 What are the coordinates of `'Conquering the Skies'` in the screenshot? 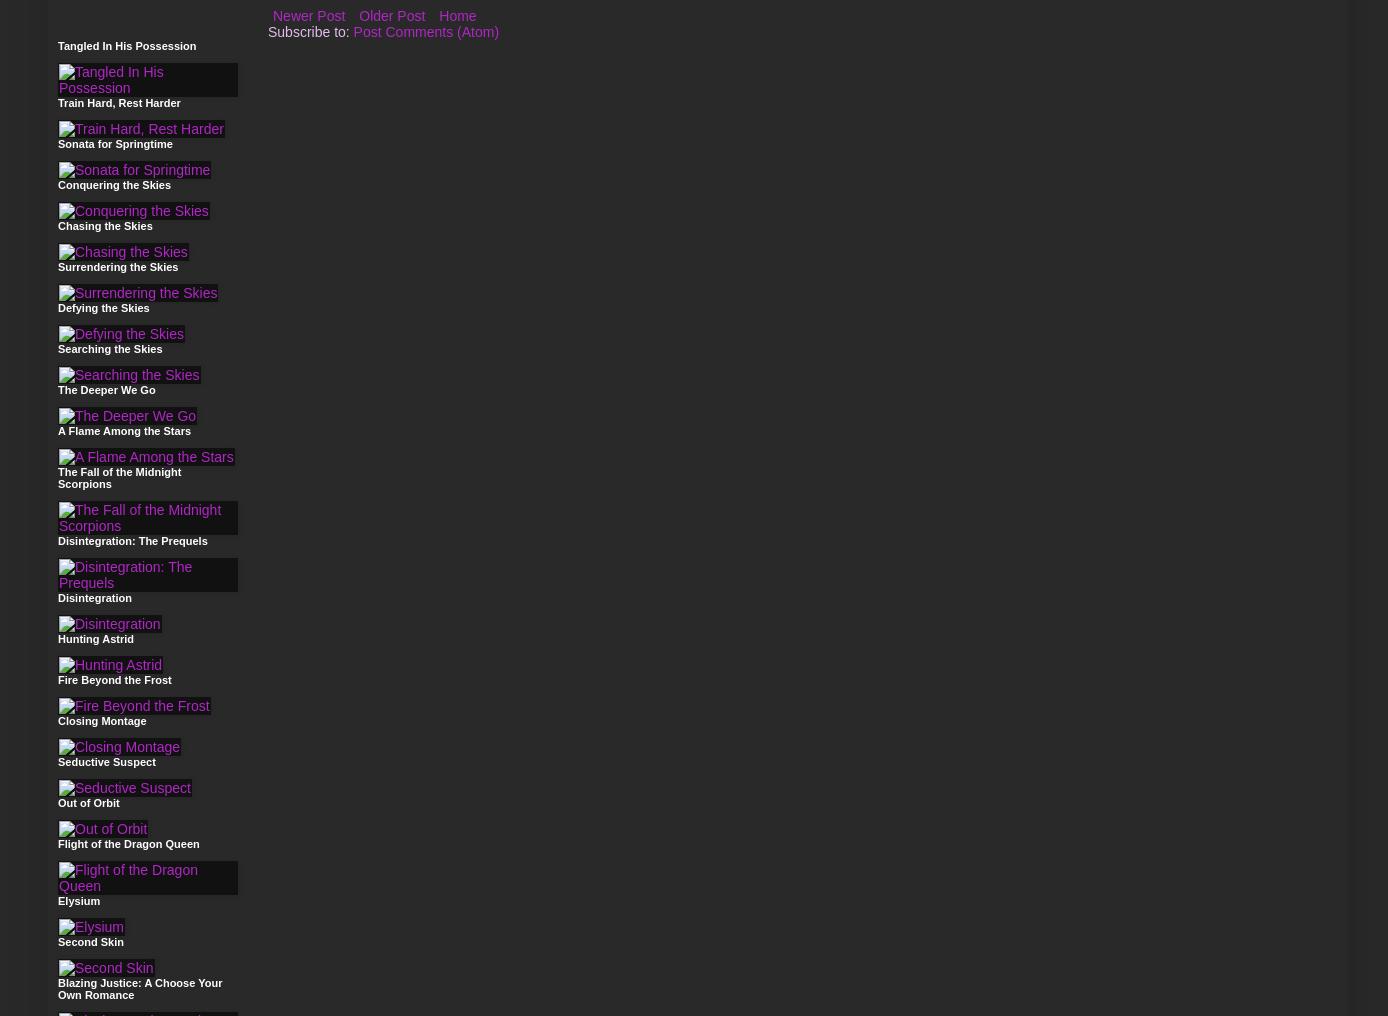 It's located at (113, 184).